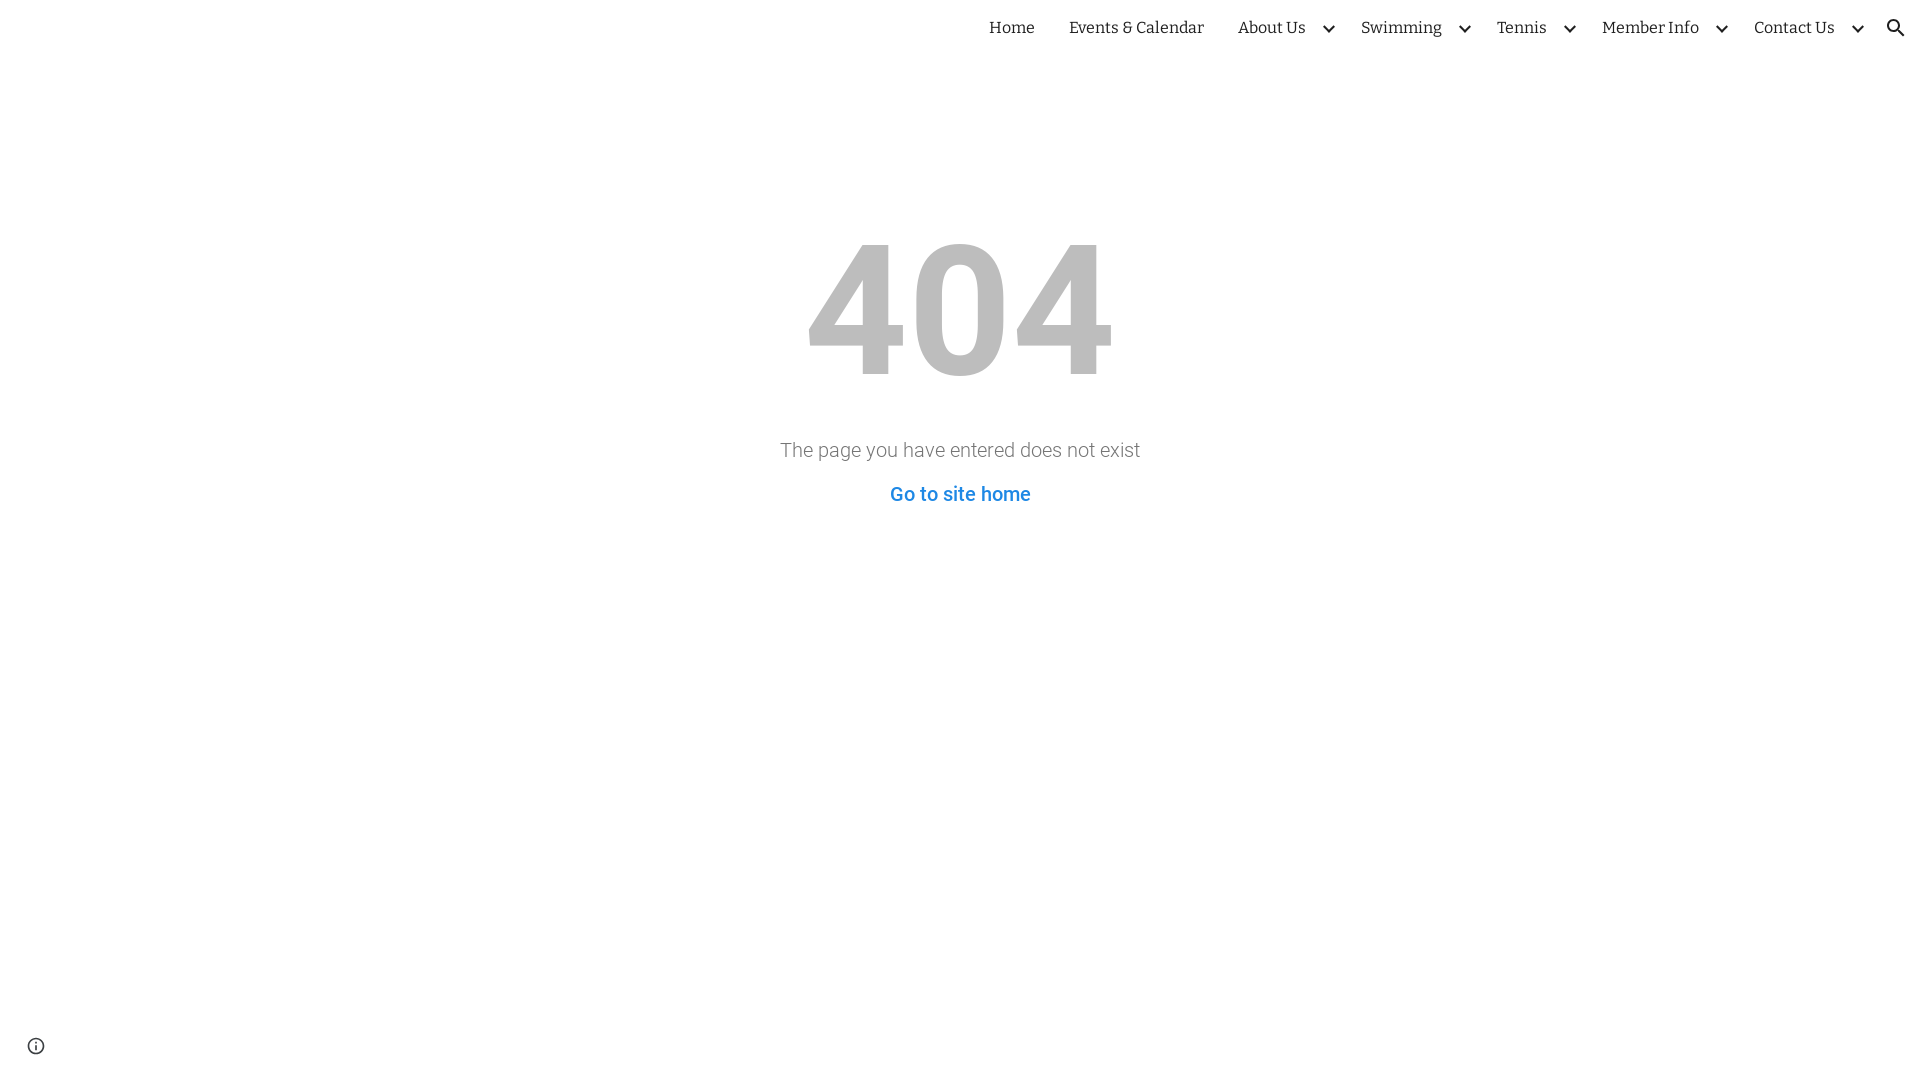 The width and height of the screenshot is (1920, 1080). I want to click on 'Member Info', so click(1591, 27).